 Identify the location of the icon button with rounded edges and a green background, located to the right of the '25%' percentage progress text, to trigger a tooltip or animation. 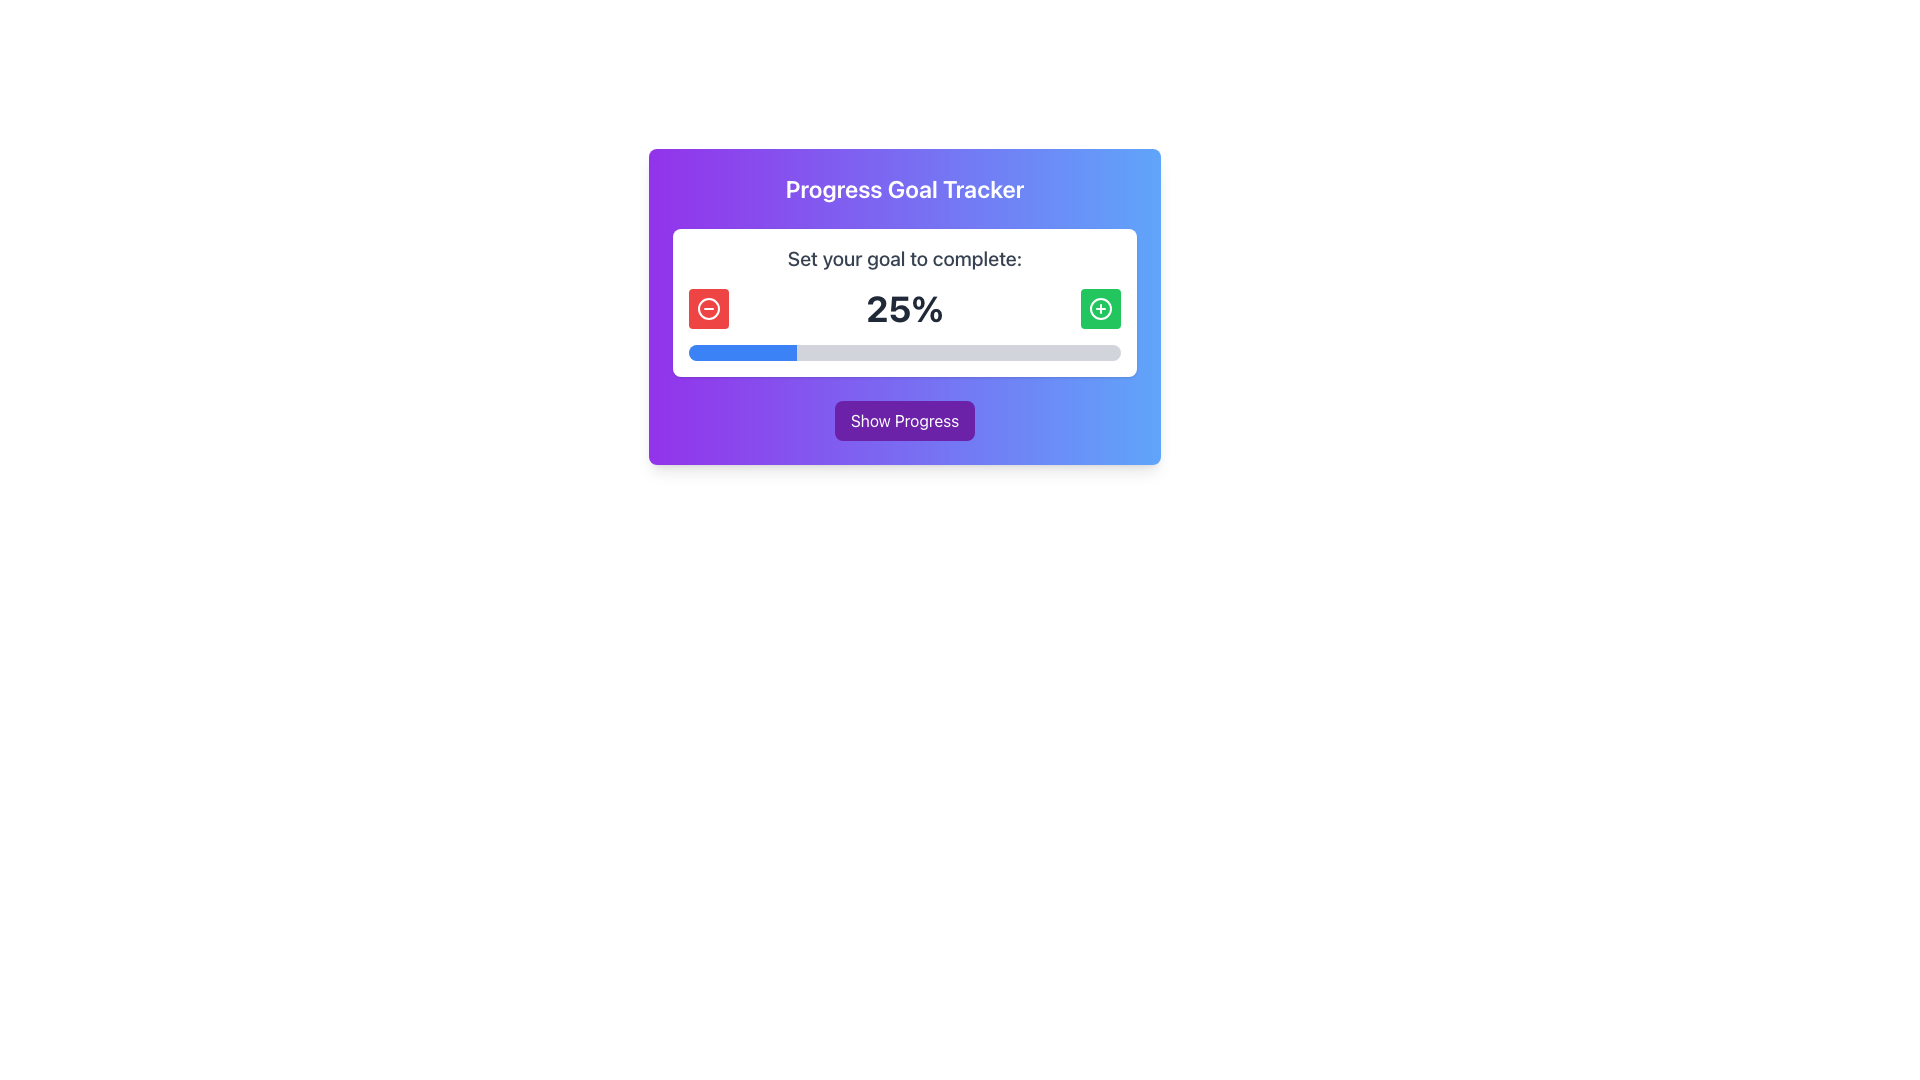
(1099, 308).